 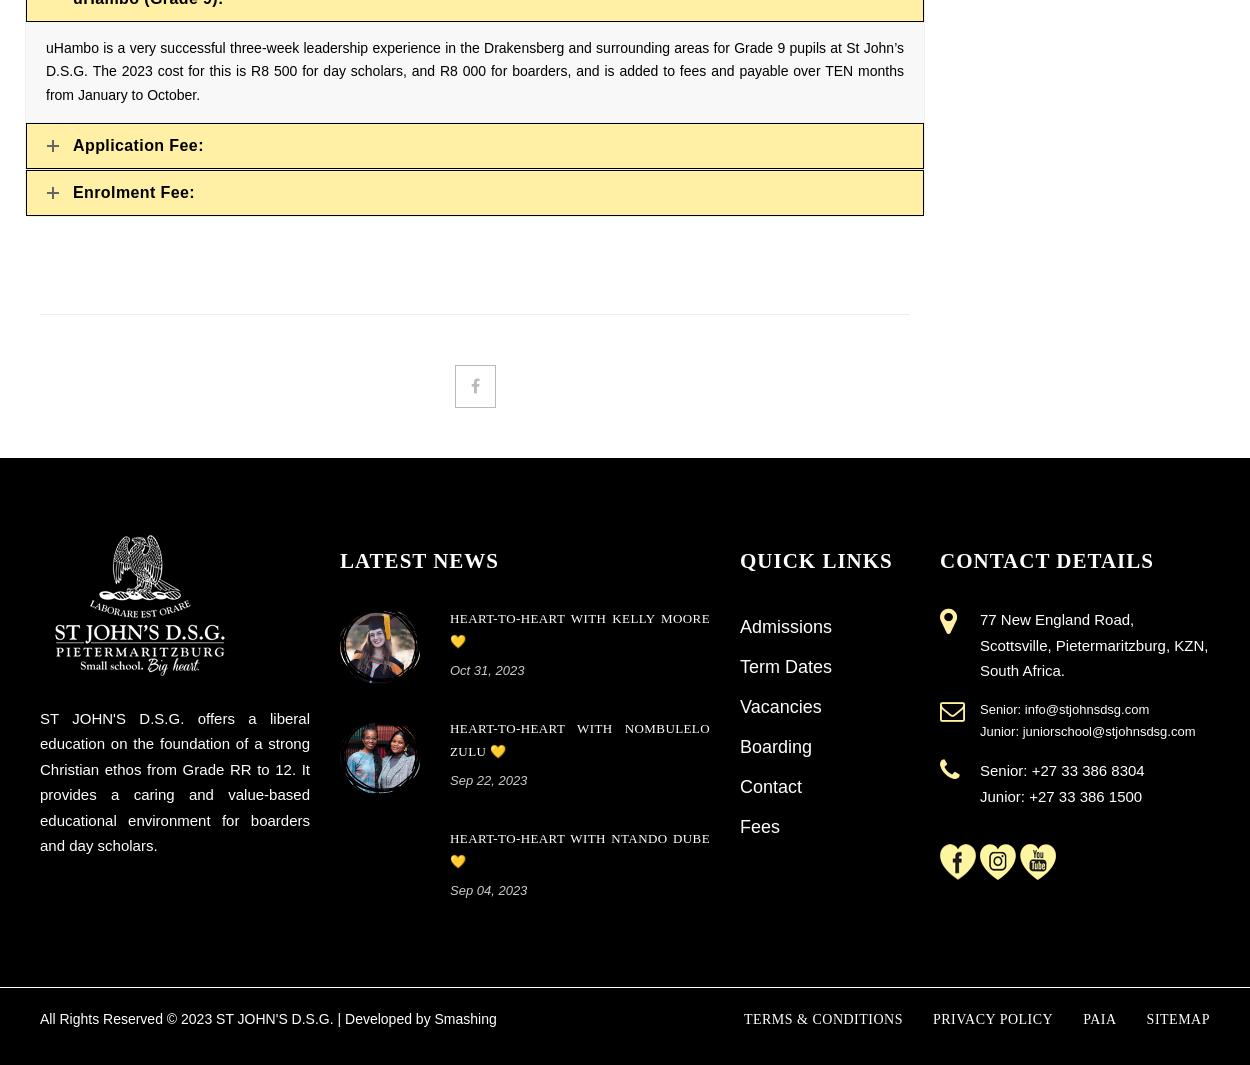 I want to click on 'juniorschool@stjohnsdsg.com', so click(x=1107, y=731).